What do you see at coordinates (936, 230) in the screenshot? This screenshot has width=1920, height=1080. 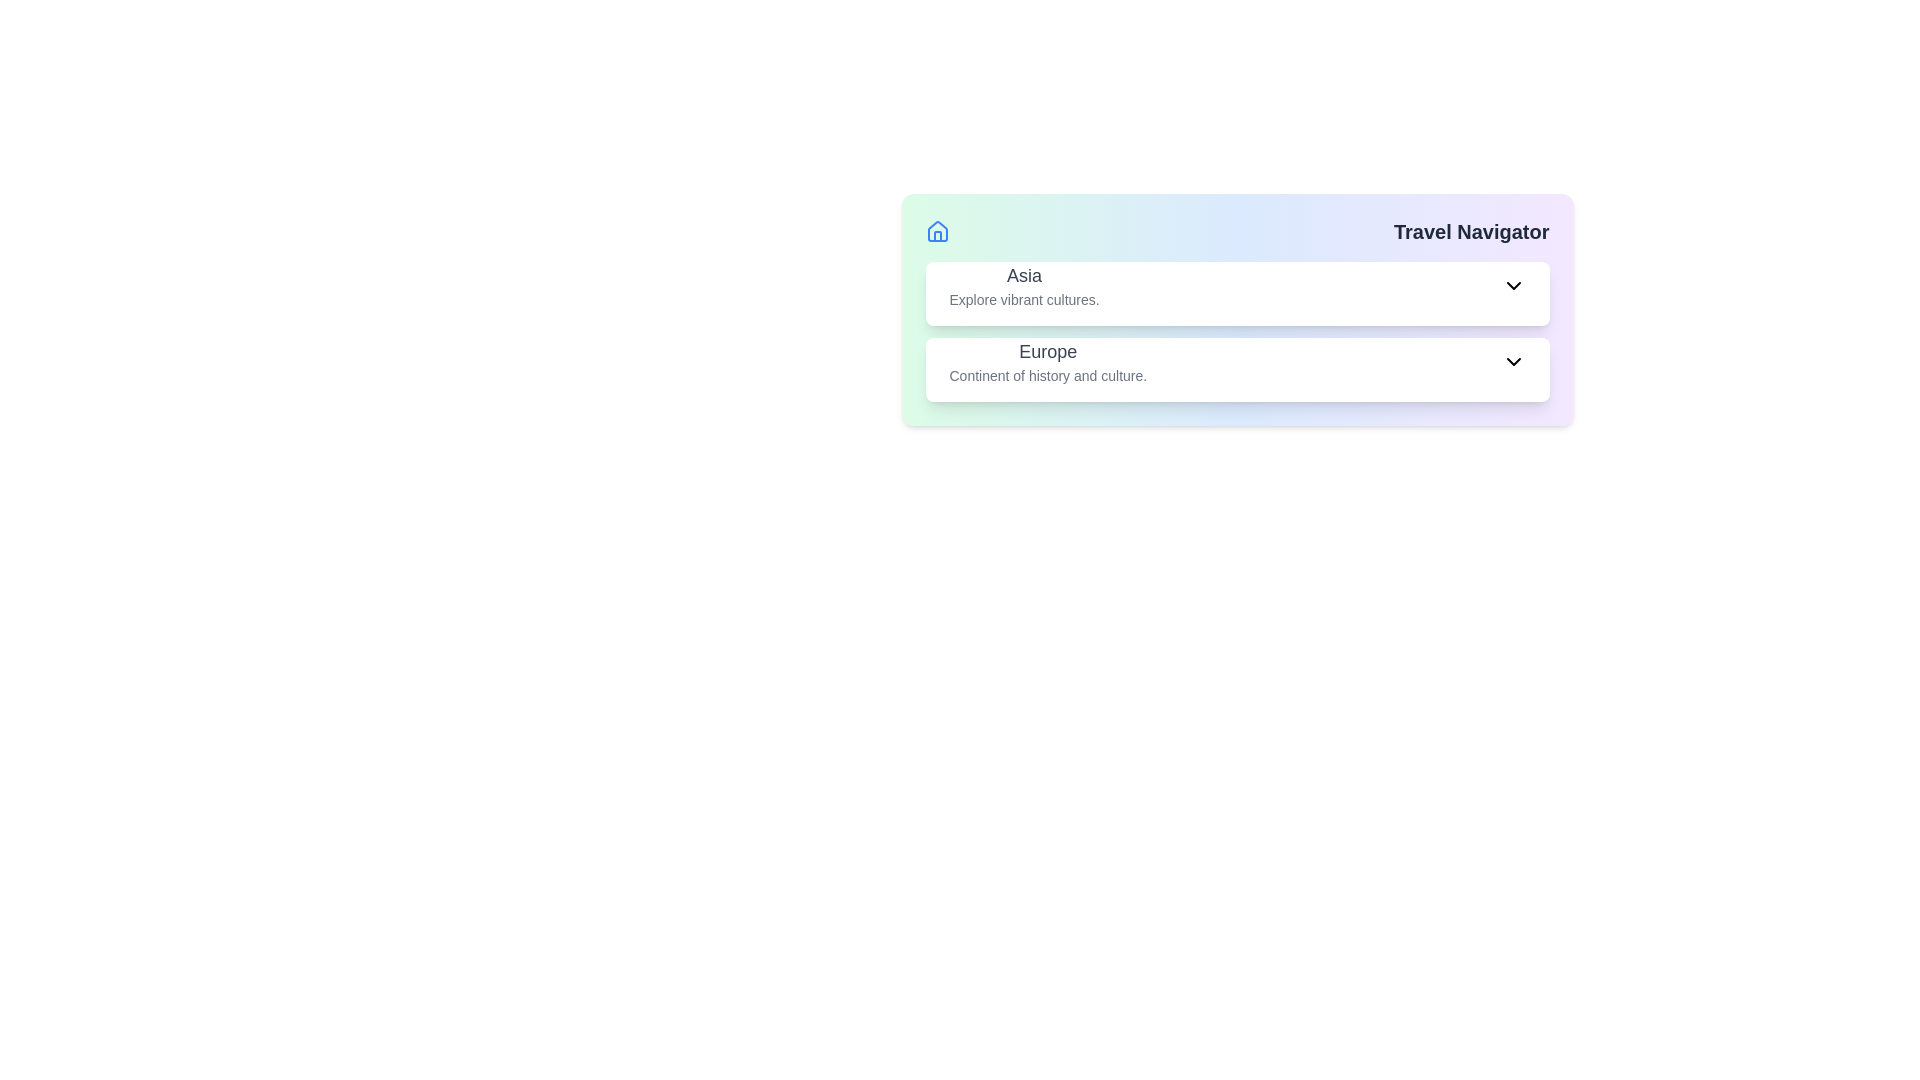 I see `the blue outline house icon in the top-left corner of the 'Travel Navigator' panel` at bounding box center [936, 230].